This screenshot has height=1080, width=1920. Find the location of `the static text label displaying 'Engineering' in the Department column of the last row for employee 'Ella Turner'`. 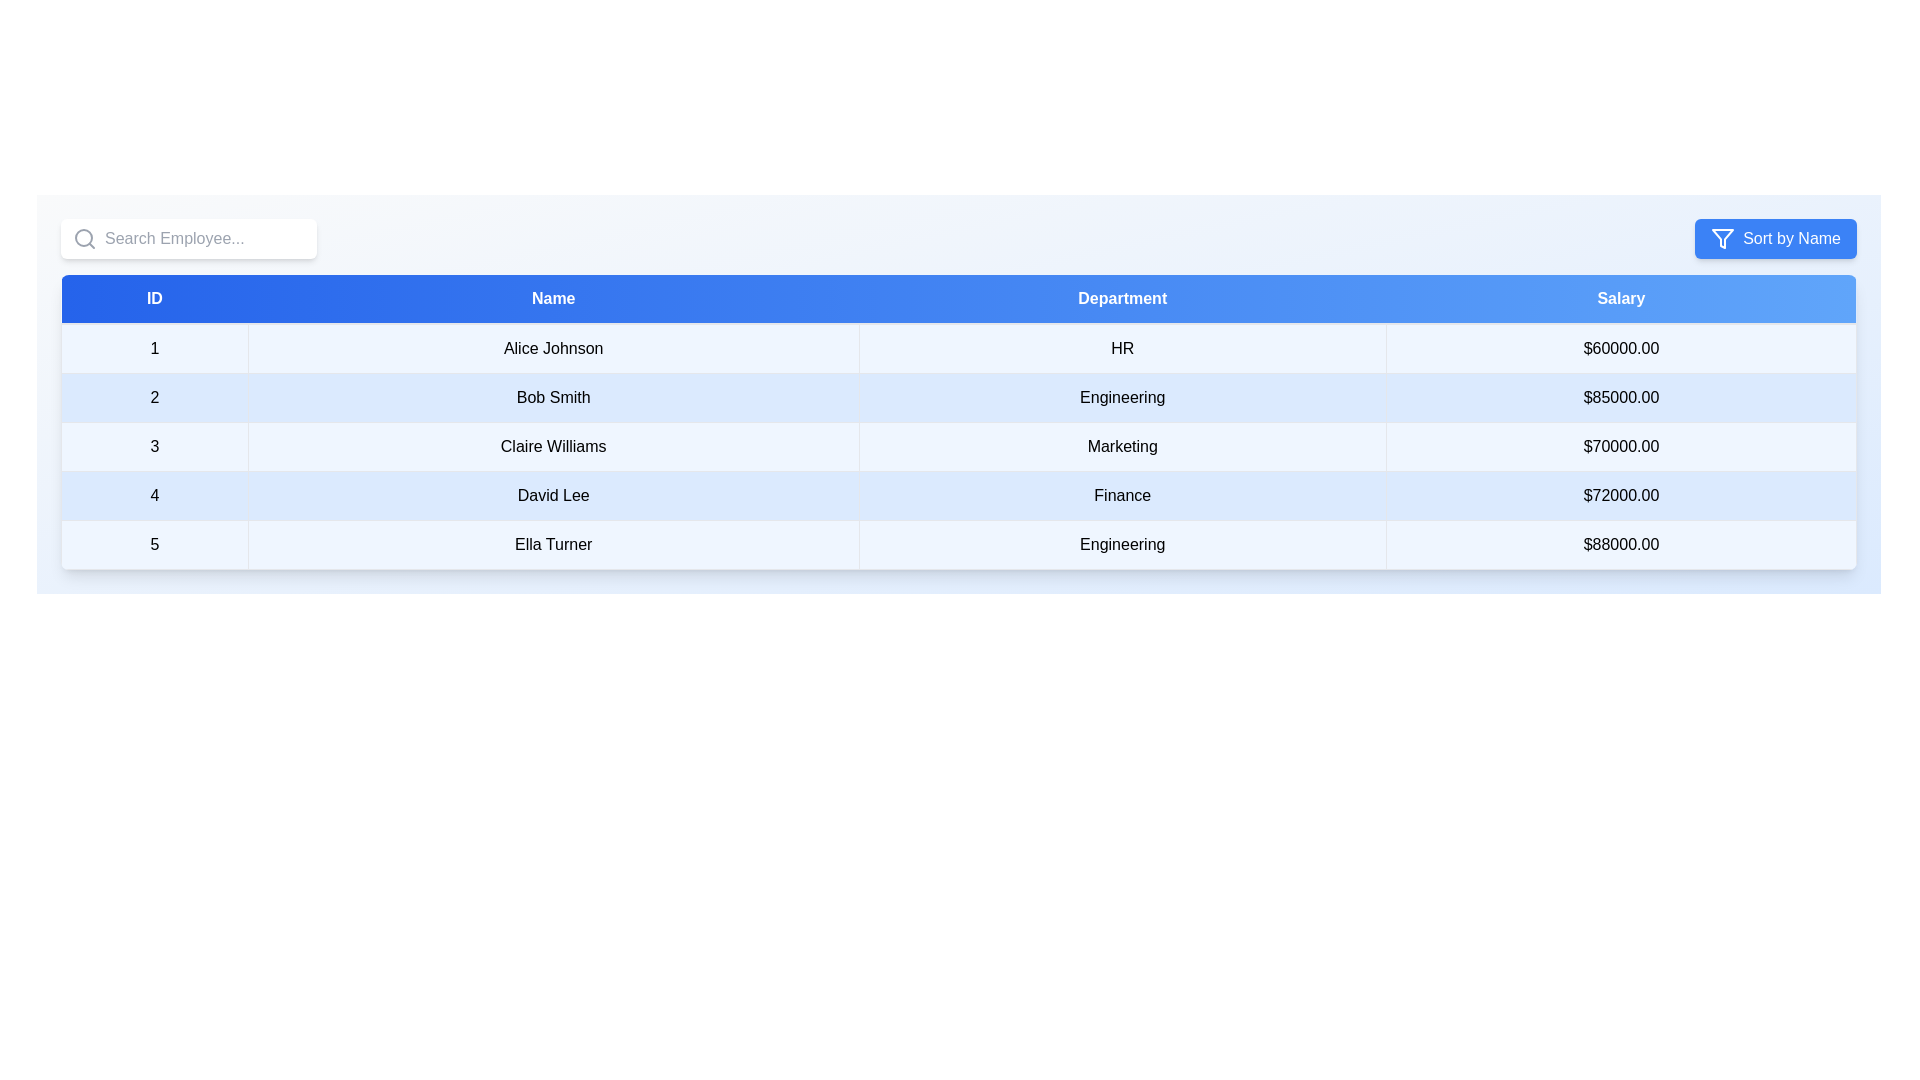

the static text label displaying 'Engineering' in the Department column of the last row for employee 'Ella Turner' is located at coordinates (1122, 544).